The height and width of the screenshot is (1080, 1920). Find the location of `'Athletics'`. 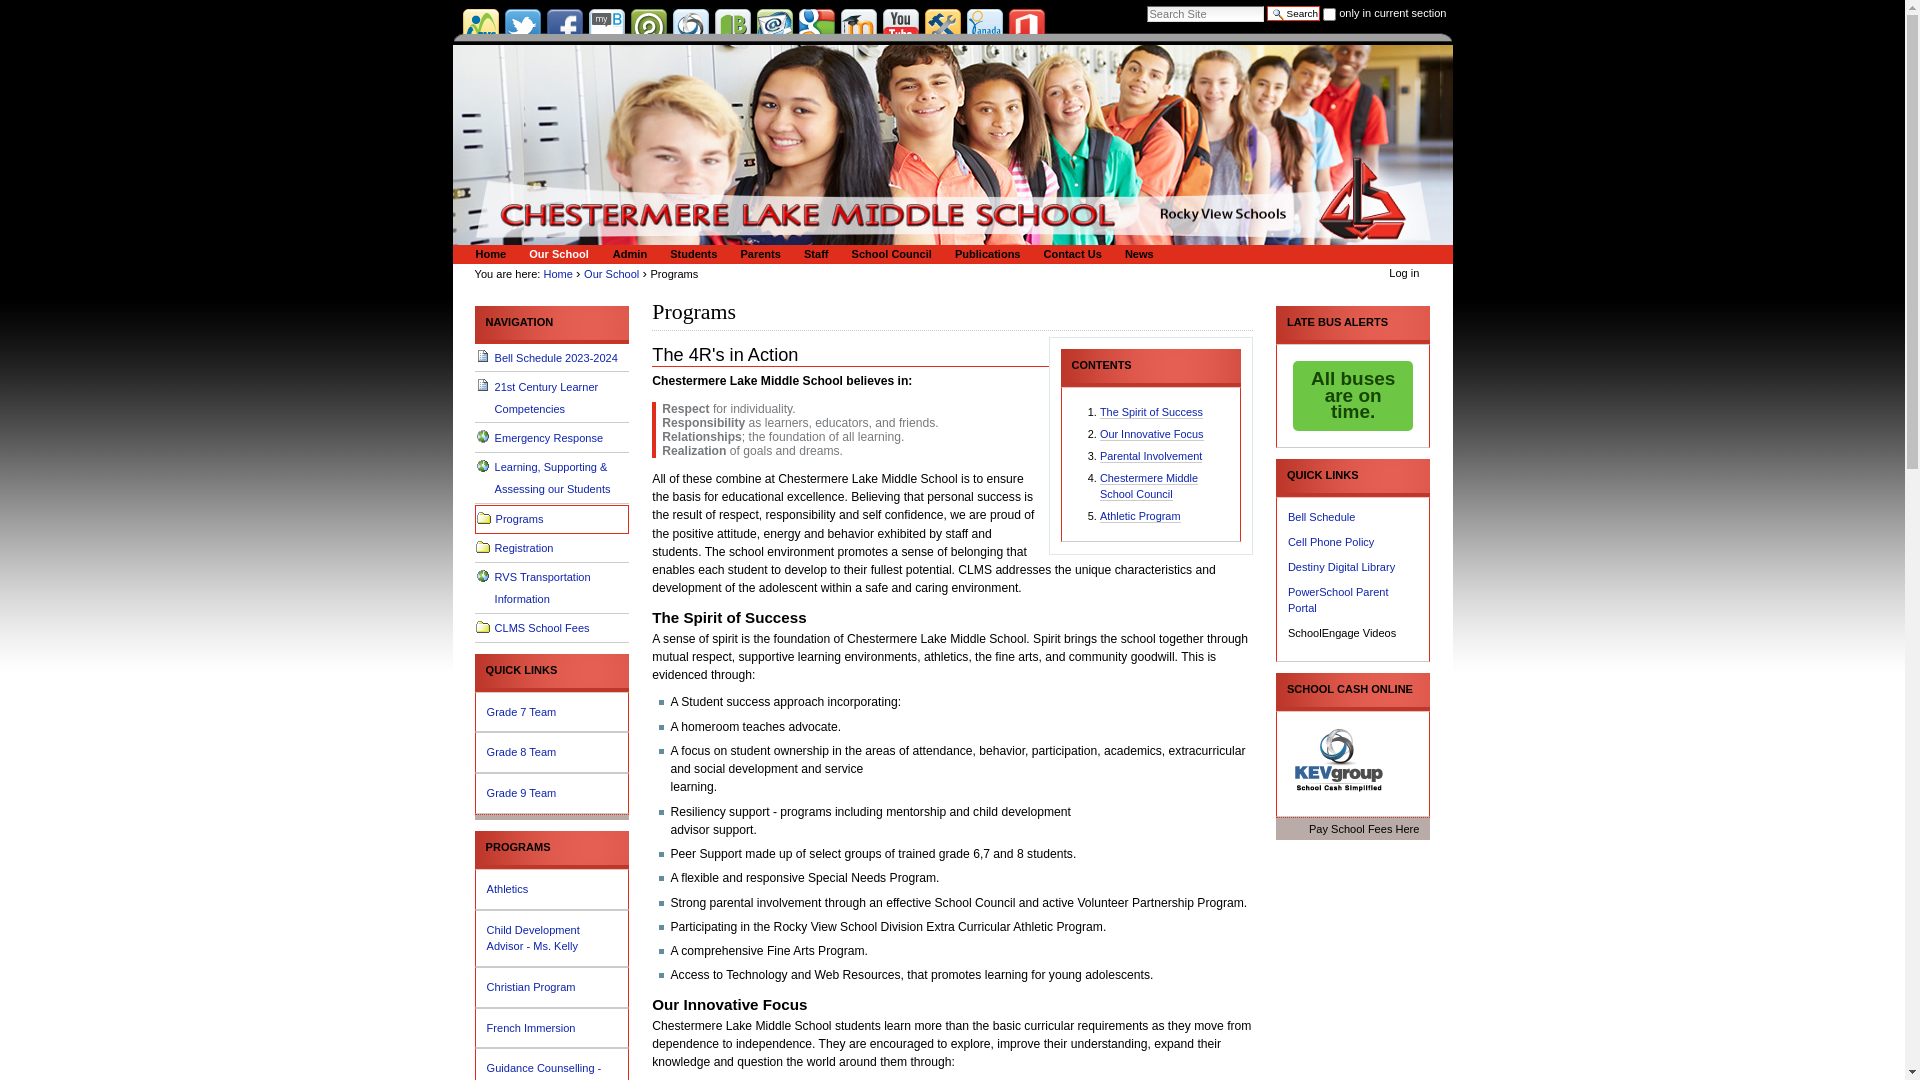

'Athletics' is located at coordinates (552, 888).